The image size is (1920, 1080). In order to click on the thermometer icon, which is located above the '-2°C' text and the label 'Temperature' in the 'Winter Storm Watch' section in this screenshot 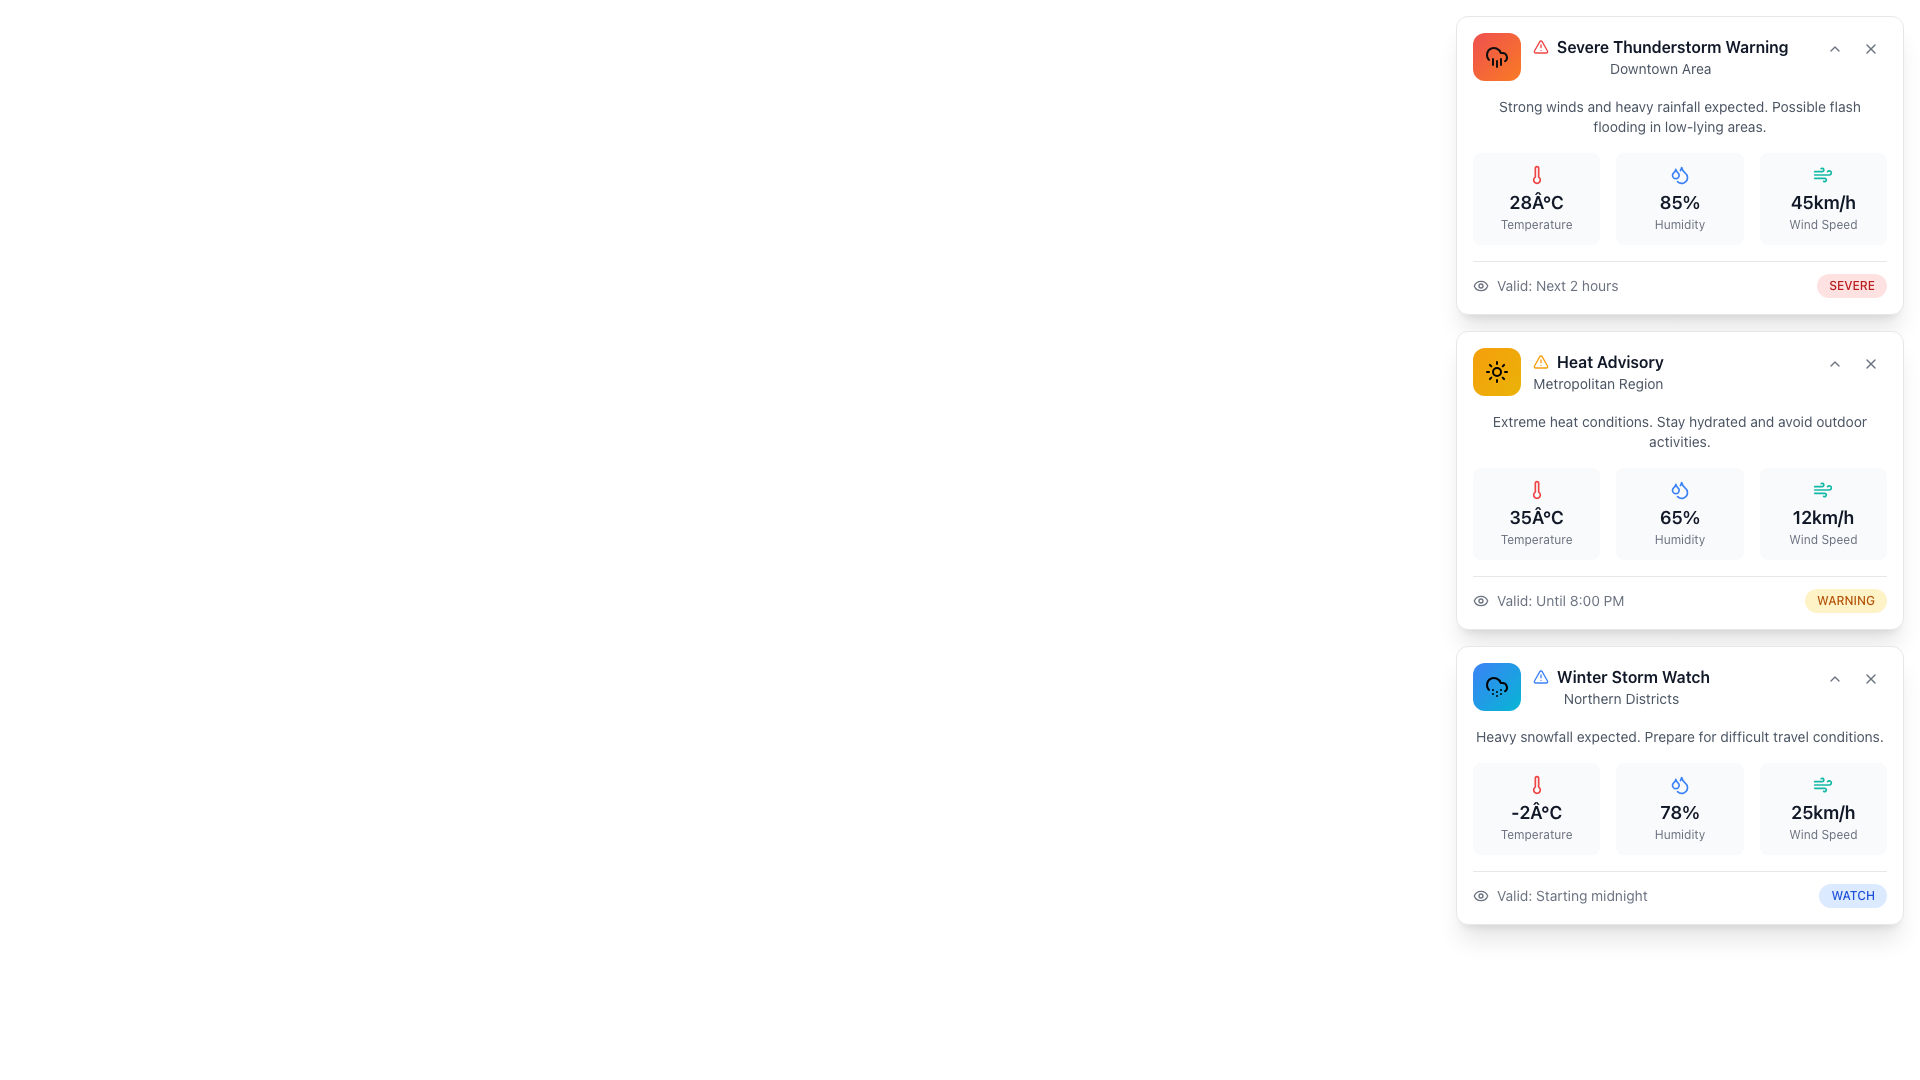, I will do `click(1535, 784)`.